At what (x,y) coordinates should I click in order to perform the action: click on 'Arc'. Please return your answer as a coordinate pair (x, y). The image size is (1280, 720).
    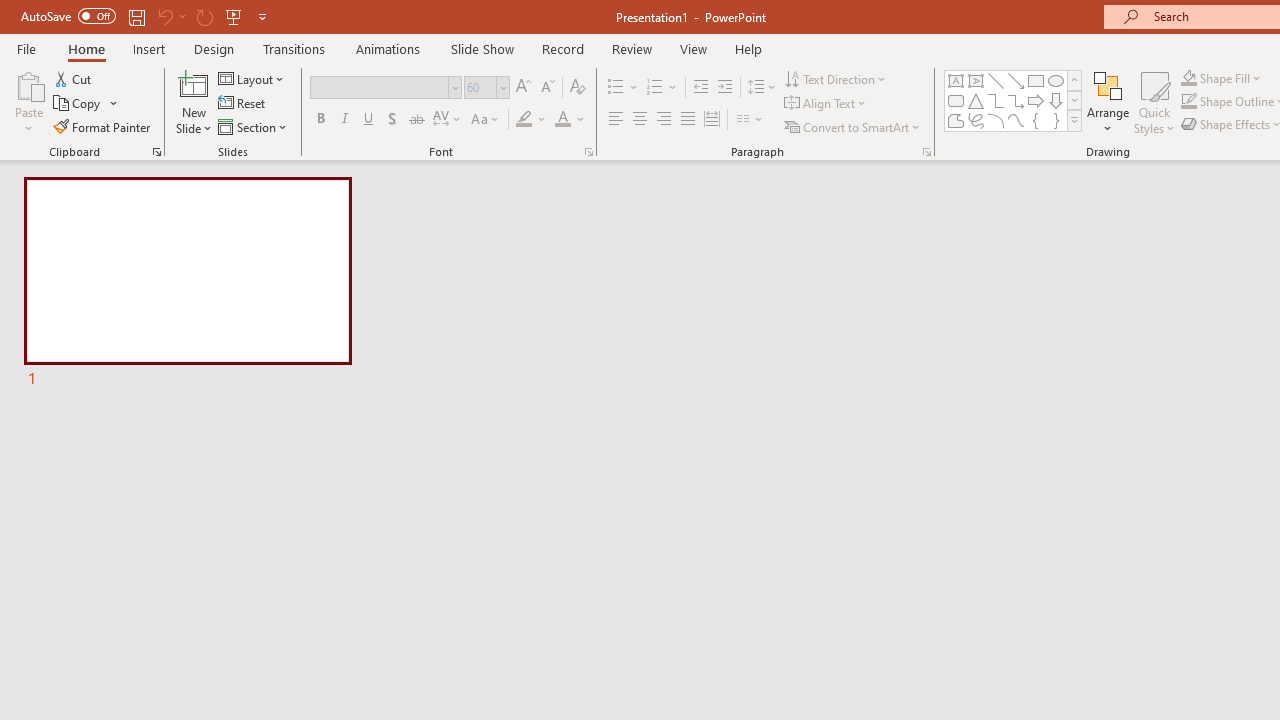
    Looking at the image, I should click on (995, 120).